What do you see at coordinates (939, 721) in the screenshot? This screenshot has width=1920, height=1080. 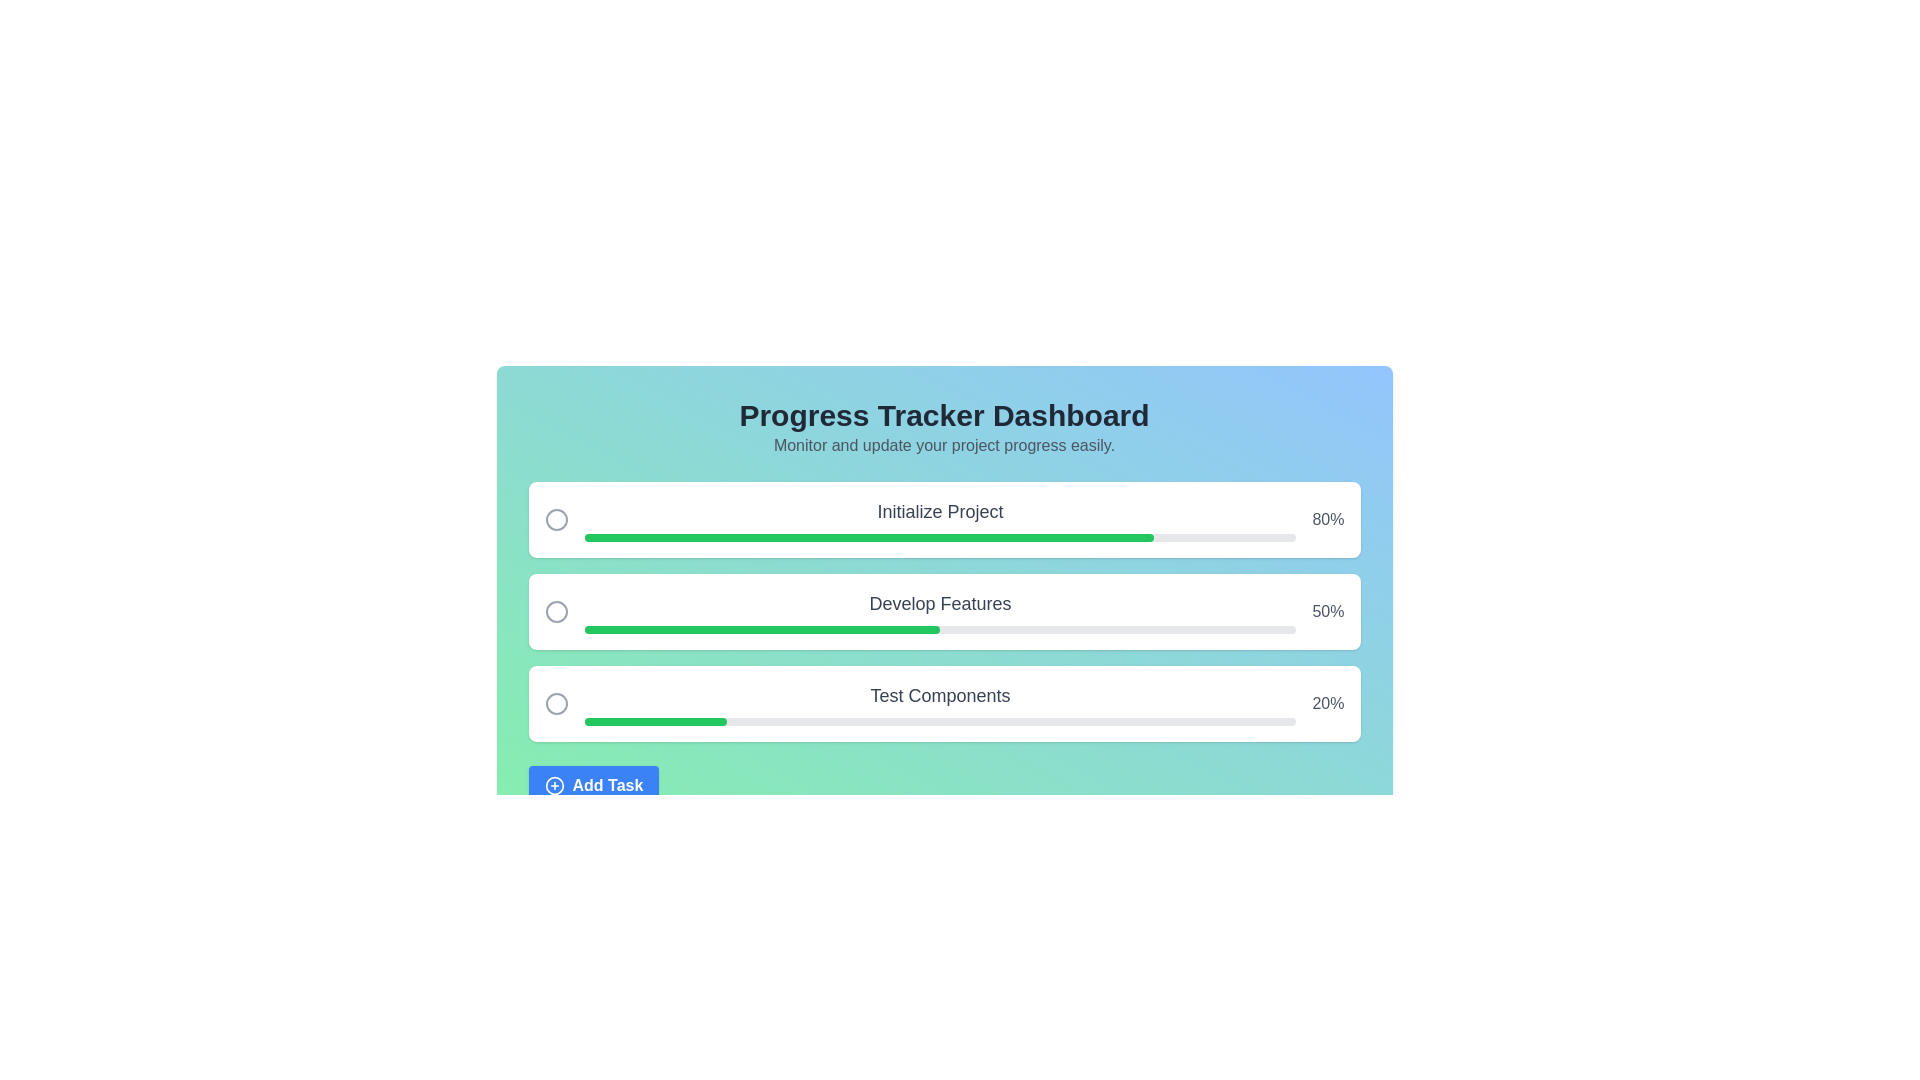 I see `the completion status of the progress bar indicating 20% completion for the 'Test Components' task, located at the bottom of the 'Test Components' section` at bounding box center [939, 721].